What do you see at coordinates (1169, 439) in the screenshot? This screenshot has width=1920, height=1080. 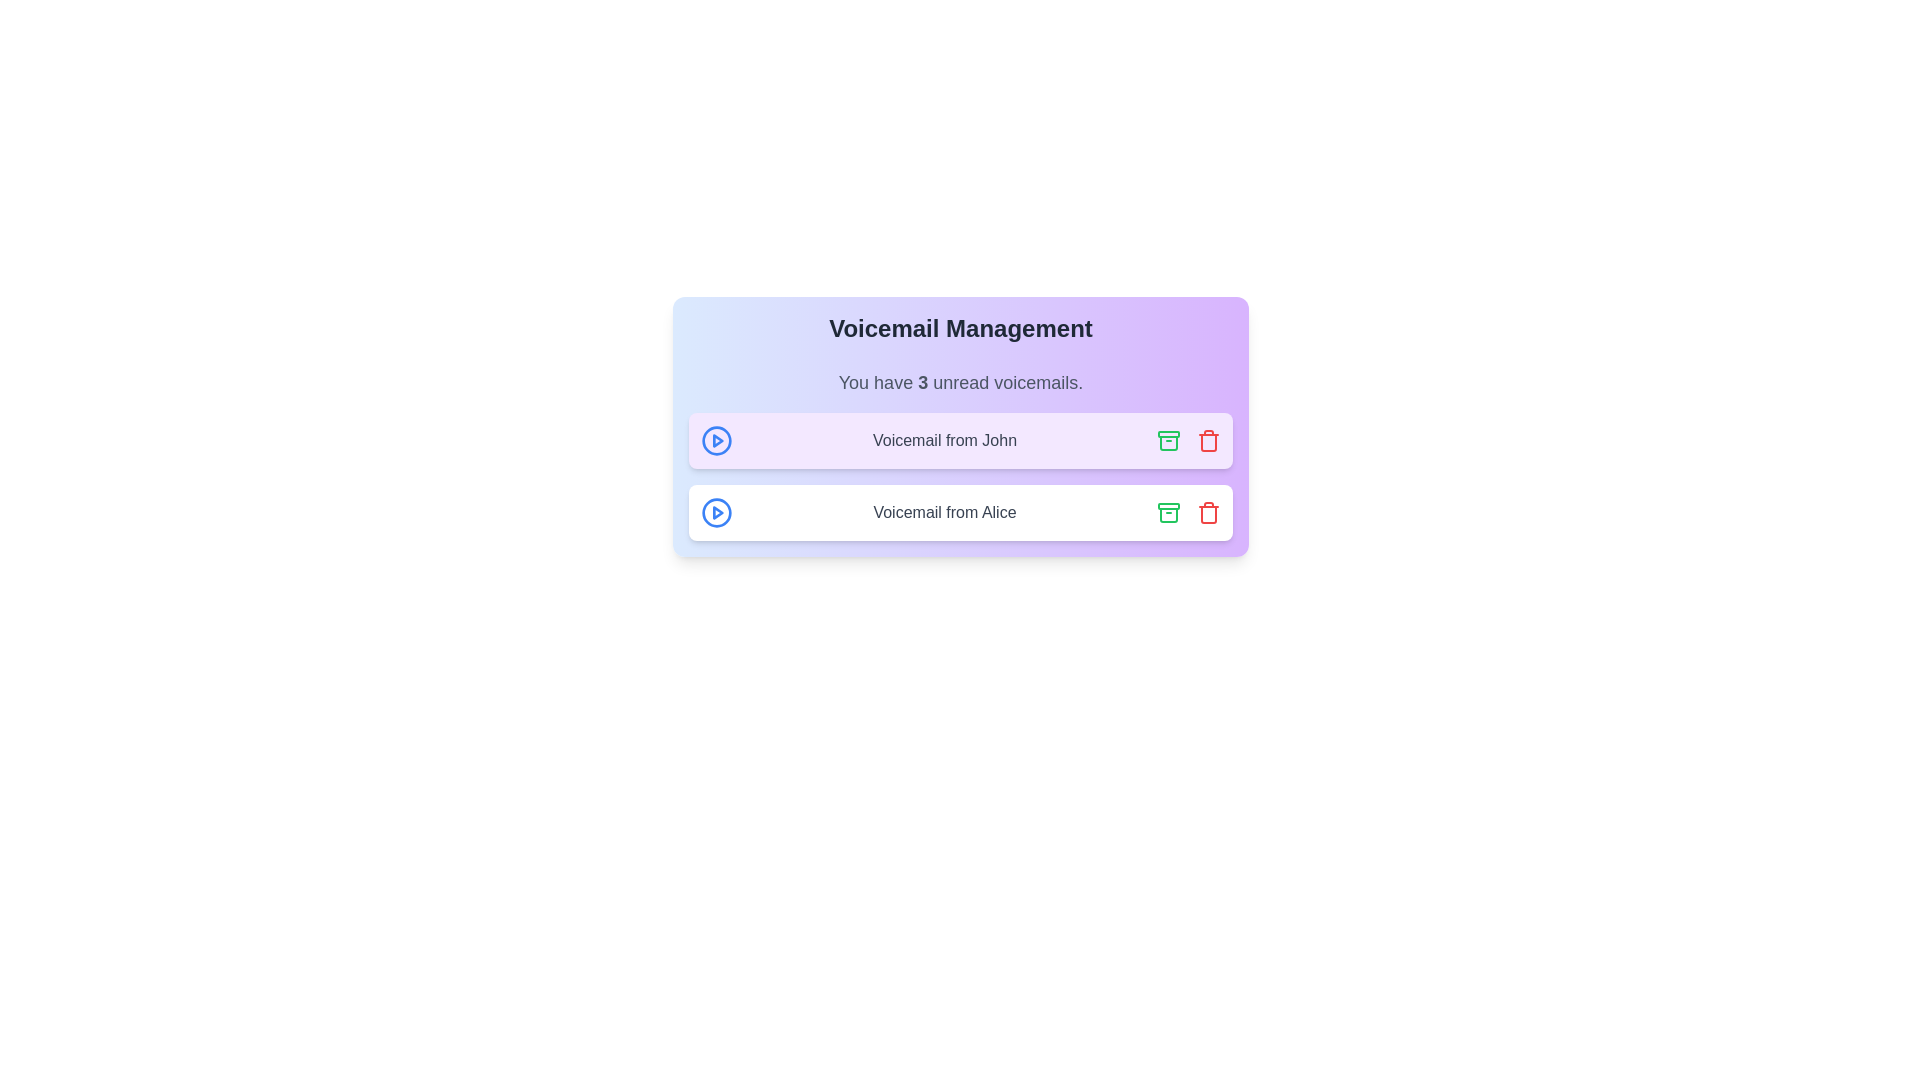 I see `the archive icon button located in the upper message card for 'Voicemail from John' to trigger a color change` at bounding box center [1169, 439].